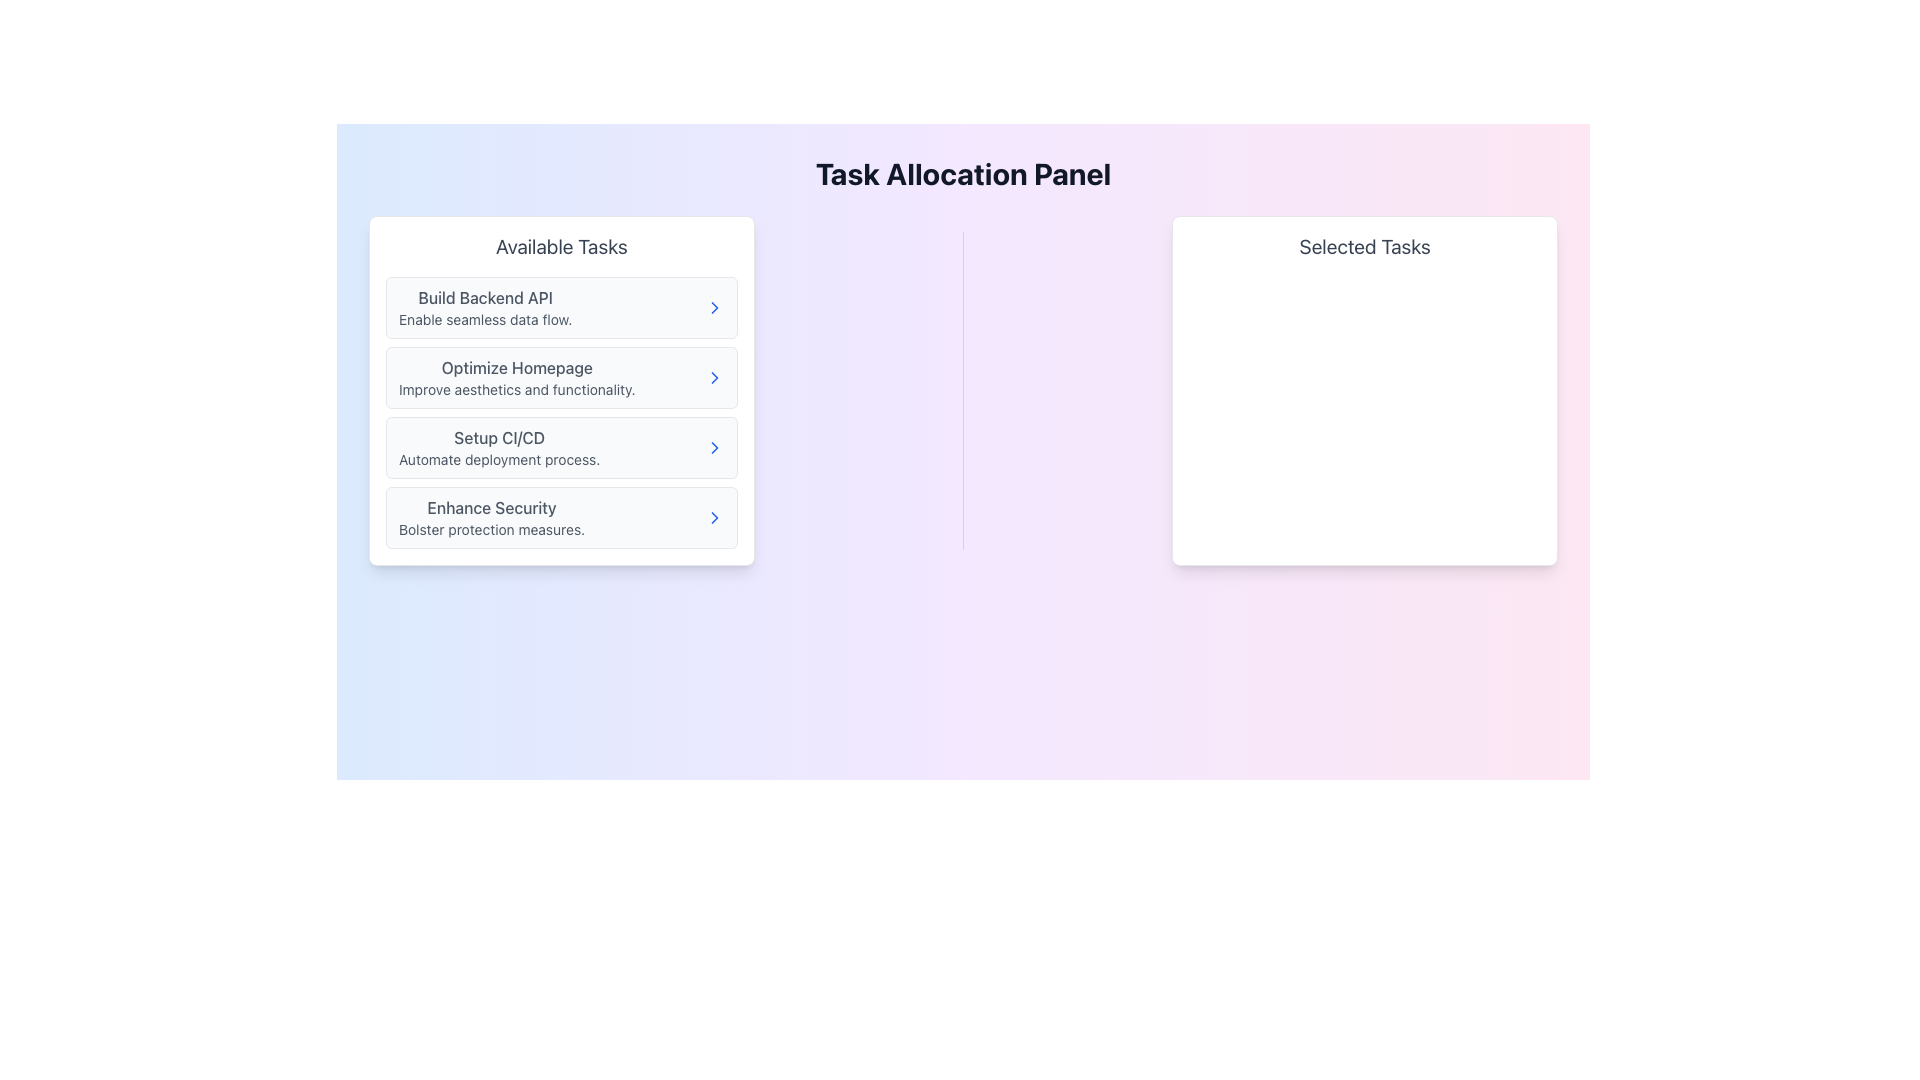 This screenshot has width=1920, height=1080. What do you see at coordinates (963, 390) in the screenshot?
I see `the decorative Divider that visually separates the 'Available Tasks' panel on the left and the 'Selected Tasks' panel on the right` at bounding box center [963, 390].